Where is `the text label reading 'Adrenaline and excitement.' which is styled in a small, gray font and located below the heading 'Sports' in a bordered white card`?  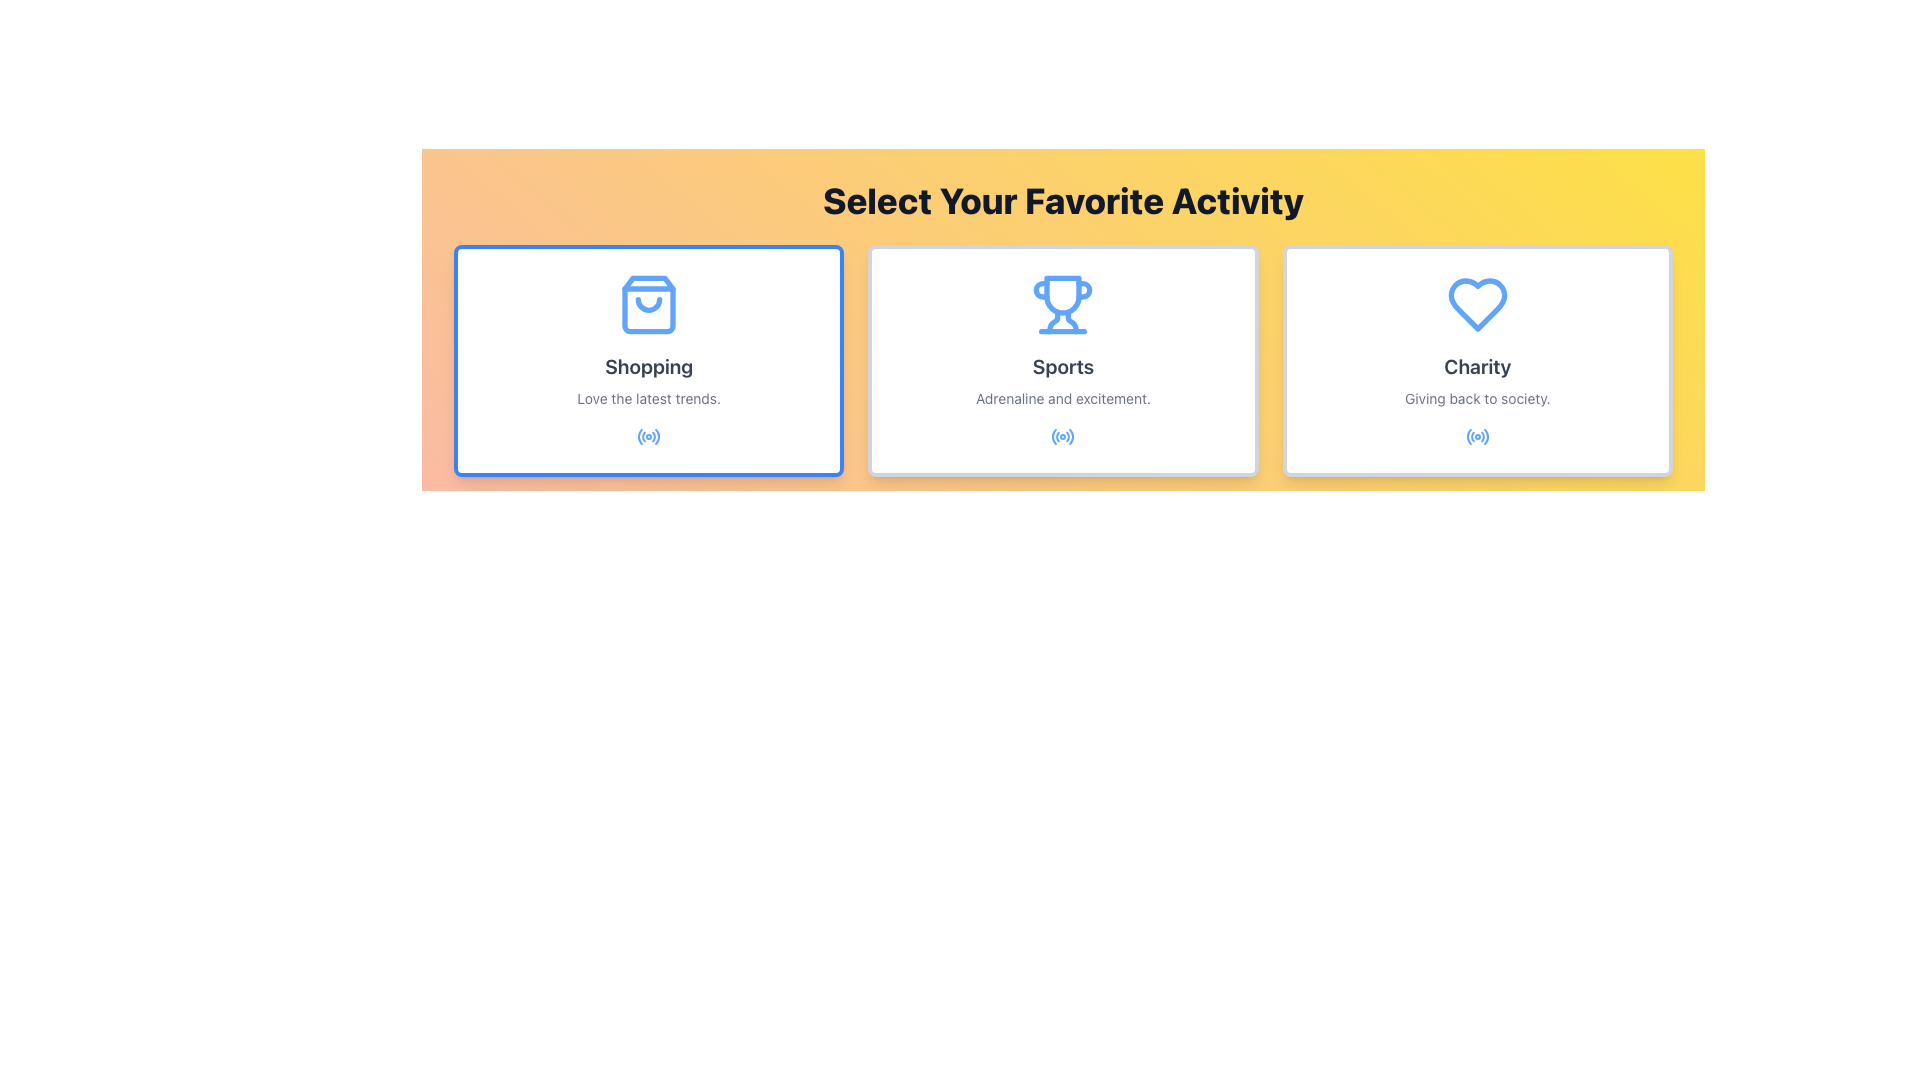 the text label reading 'Adrenaline and excitement.' which is styled in a small, gray font and located below the heading 'Sports' in a bordered white card is located at coordinates (1062, 398).